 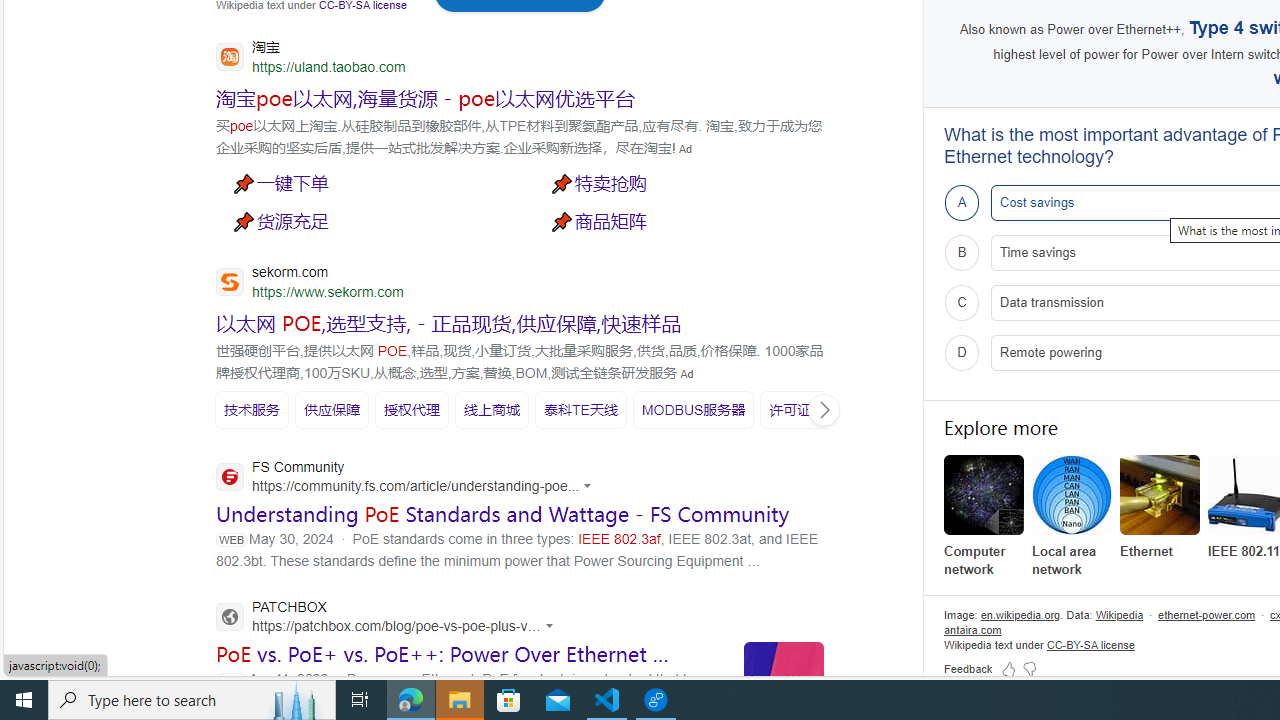 I want to click on 'Global web icon', so click(x=229, y=616).